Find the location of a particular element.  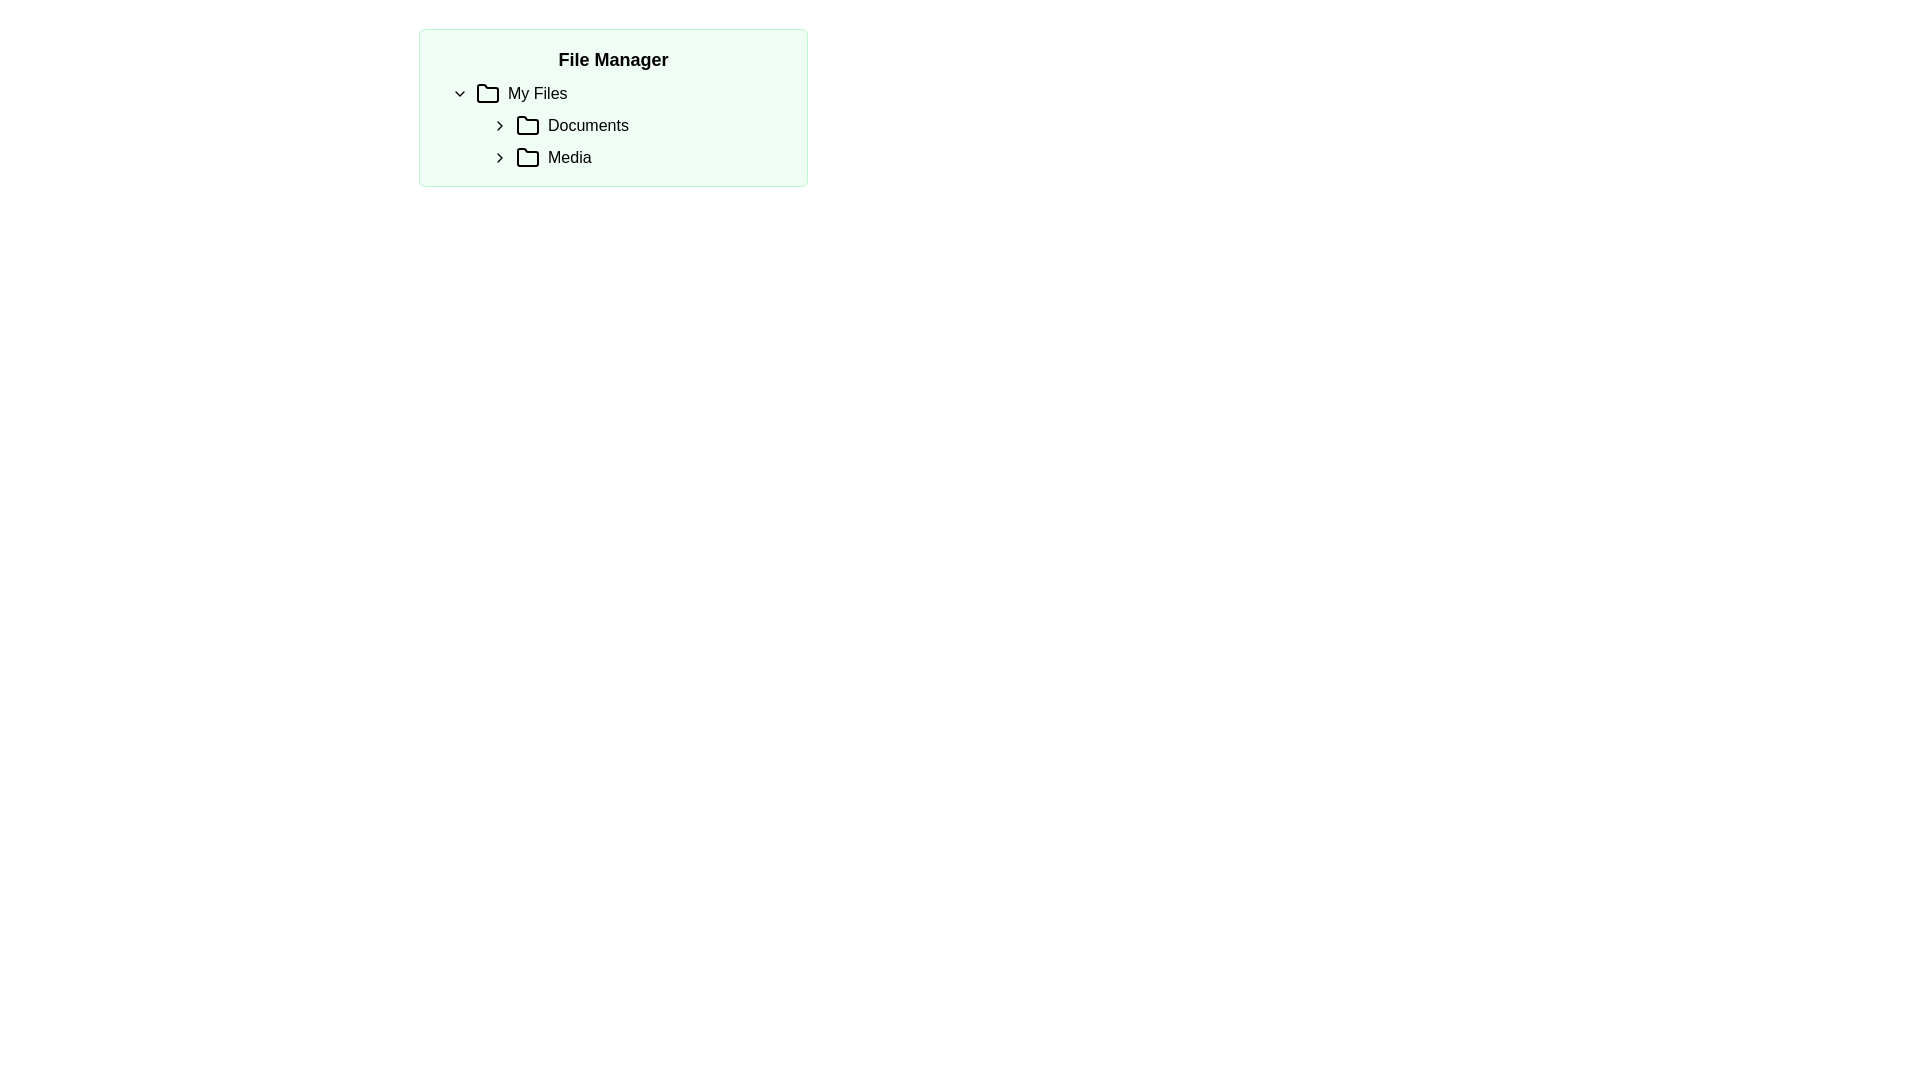

the 'My Files' collapsible folder node in the file browser interface is located at coordinates (620, 93).